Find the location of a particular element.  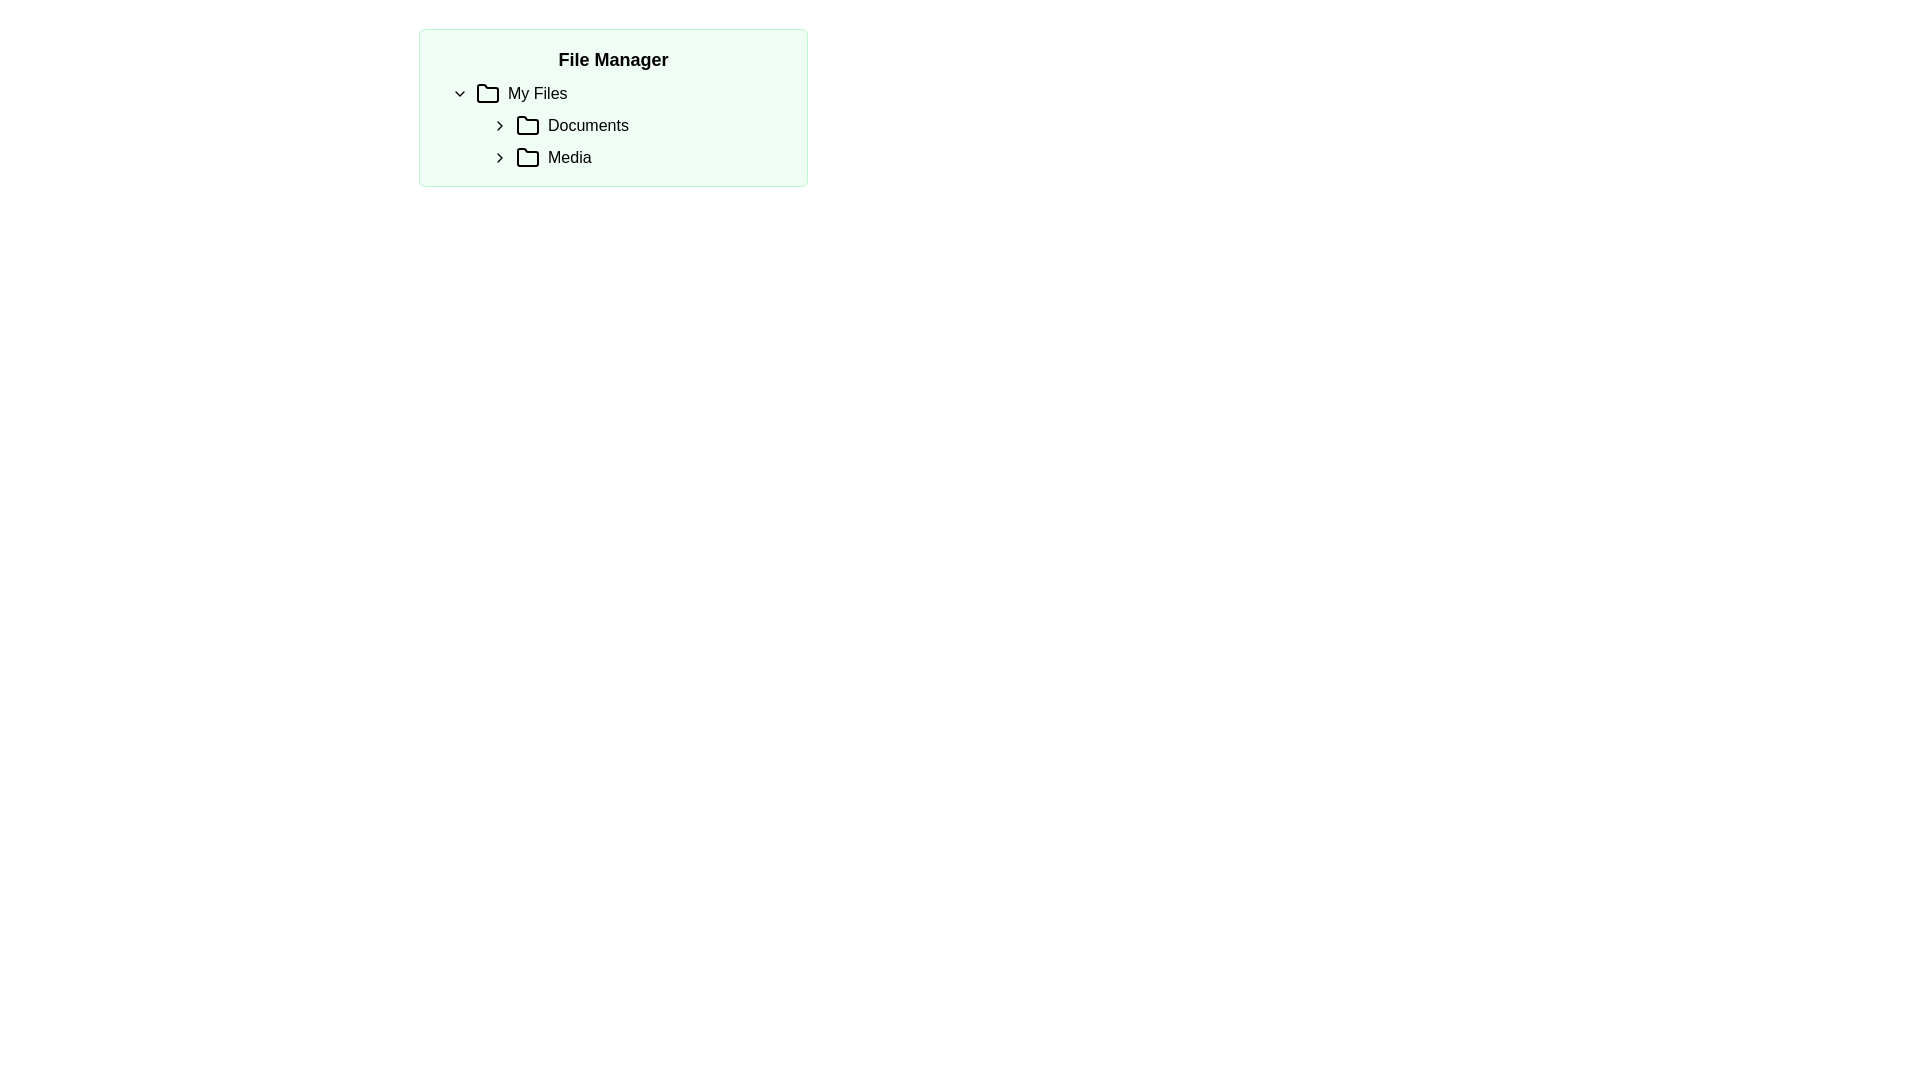

the 'My Files' collapsible folder node in the file browser interface is located at coordinates (620, 93).